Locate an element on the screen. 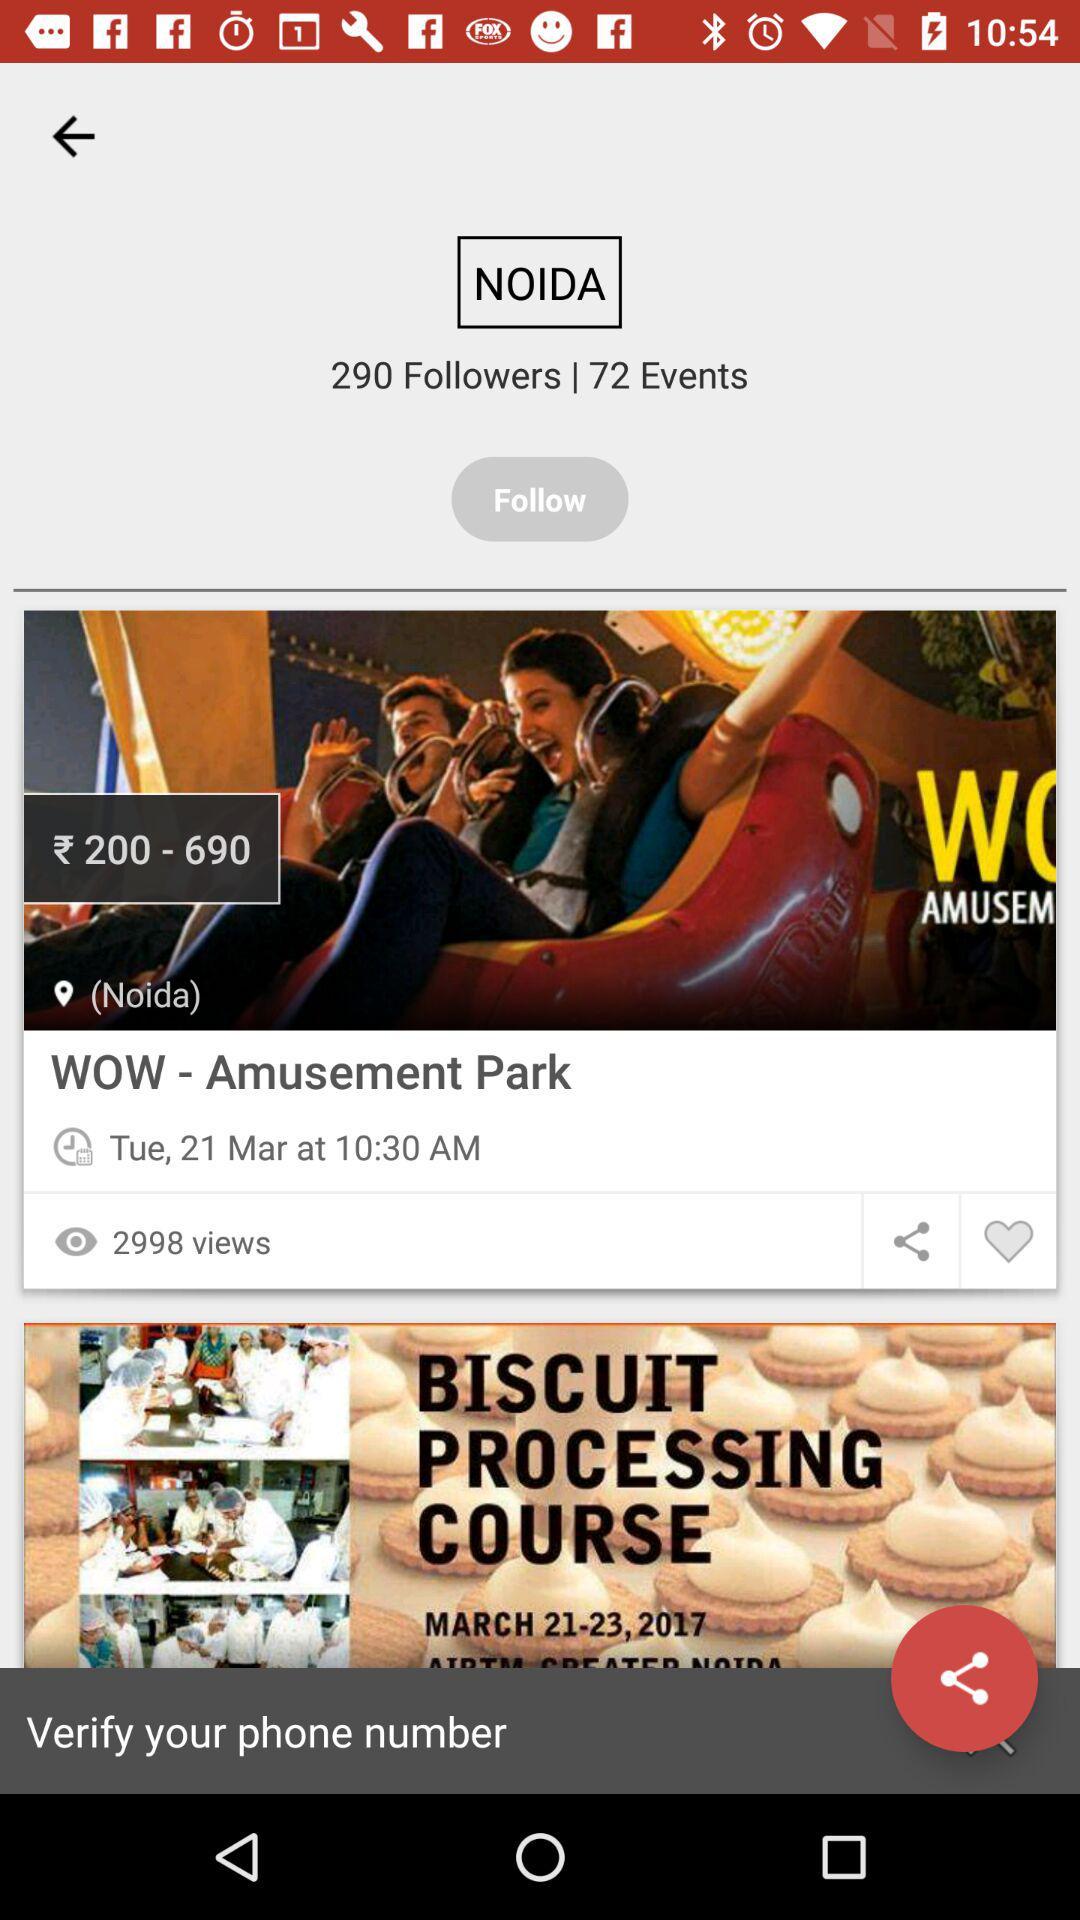 This screenshot has width=1080, height=1920. the image is located at coordinates (540, 820).